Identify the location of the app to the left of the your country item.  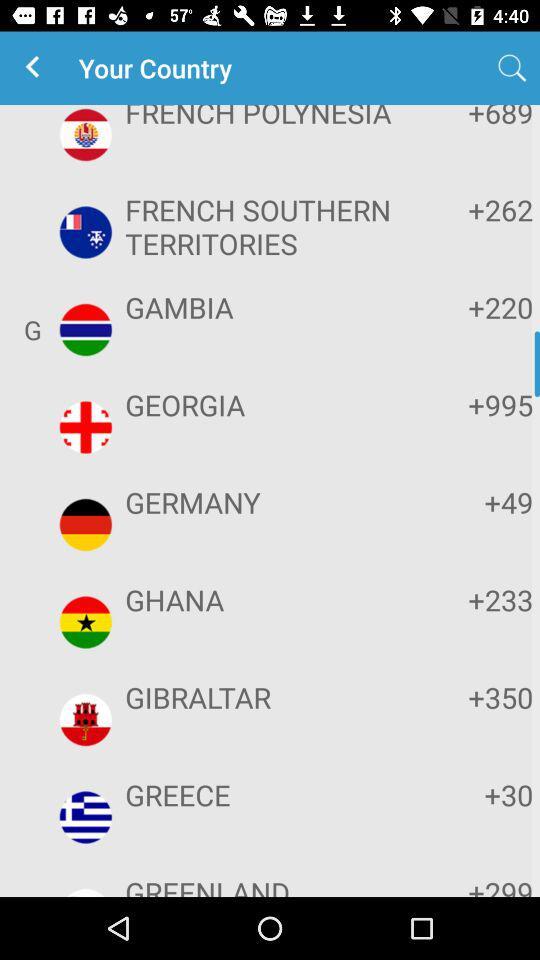
(36, 68).